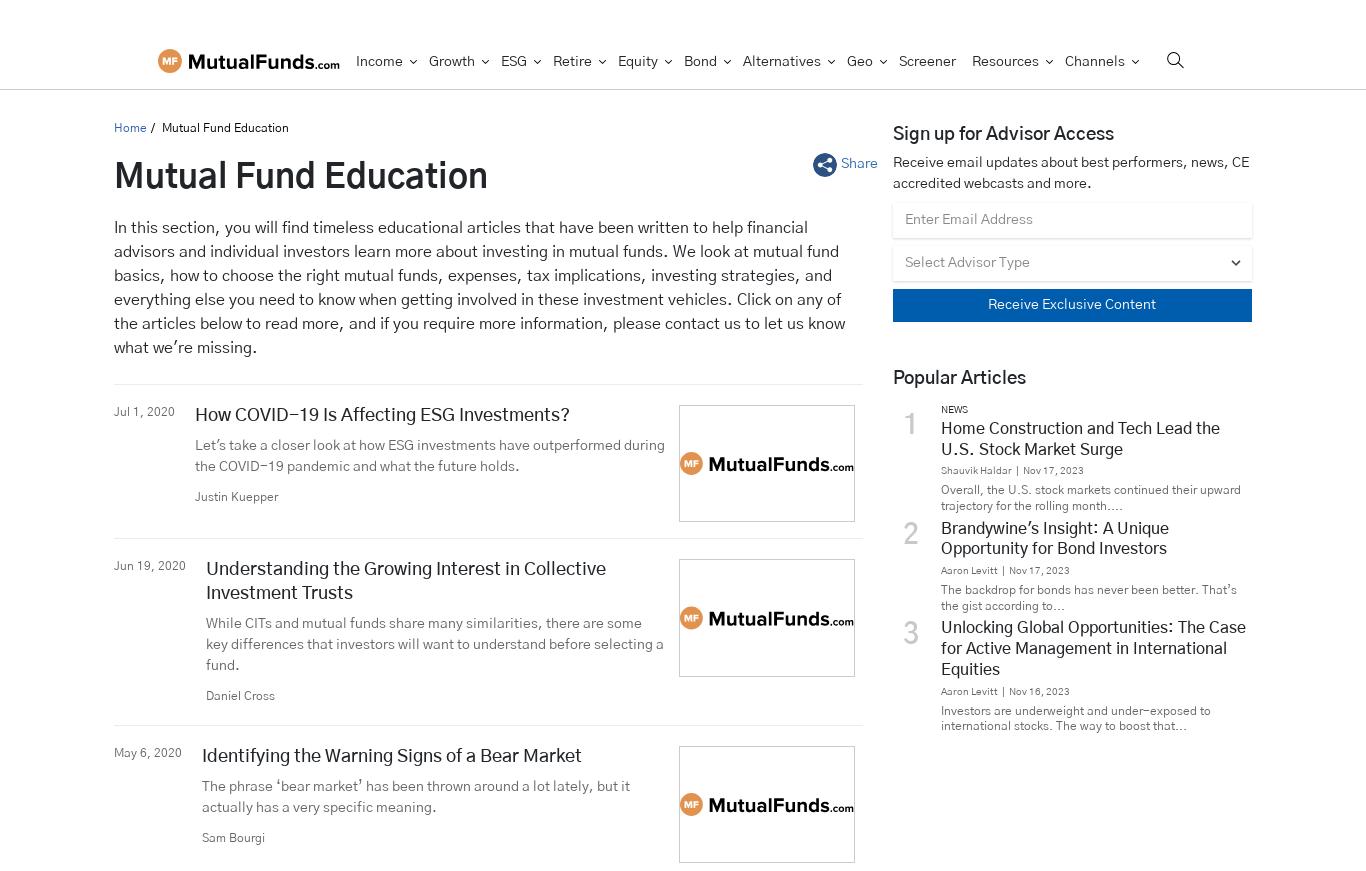 This screenshot has height=871, width=1366. Describe the element at coordinates (1087, 596) in the screenshot. I see `'The backdrop for bonds has never been better. That’s the gist according to...'` at that location.